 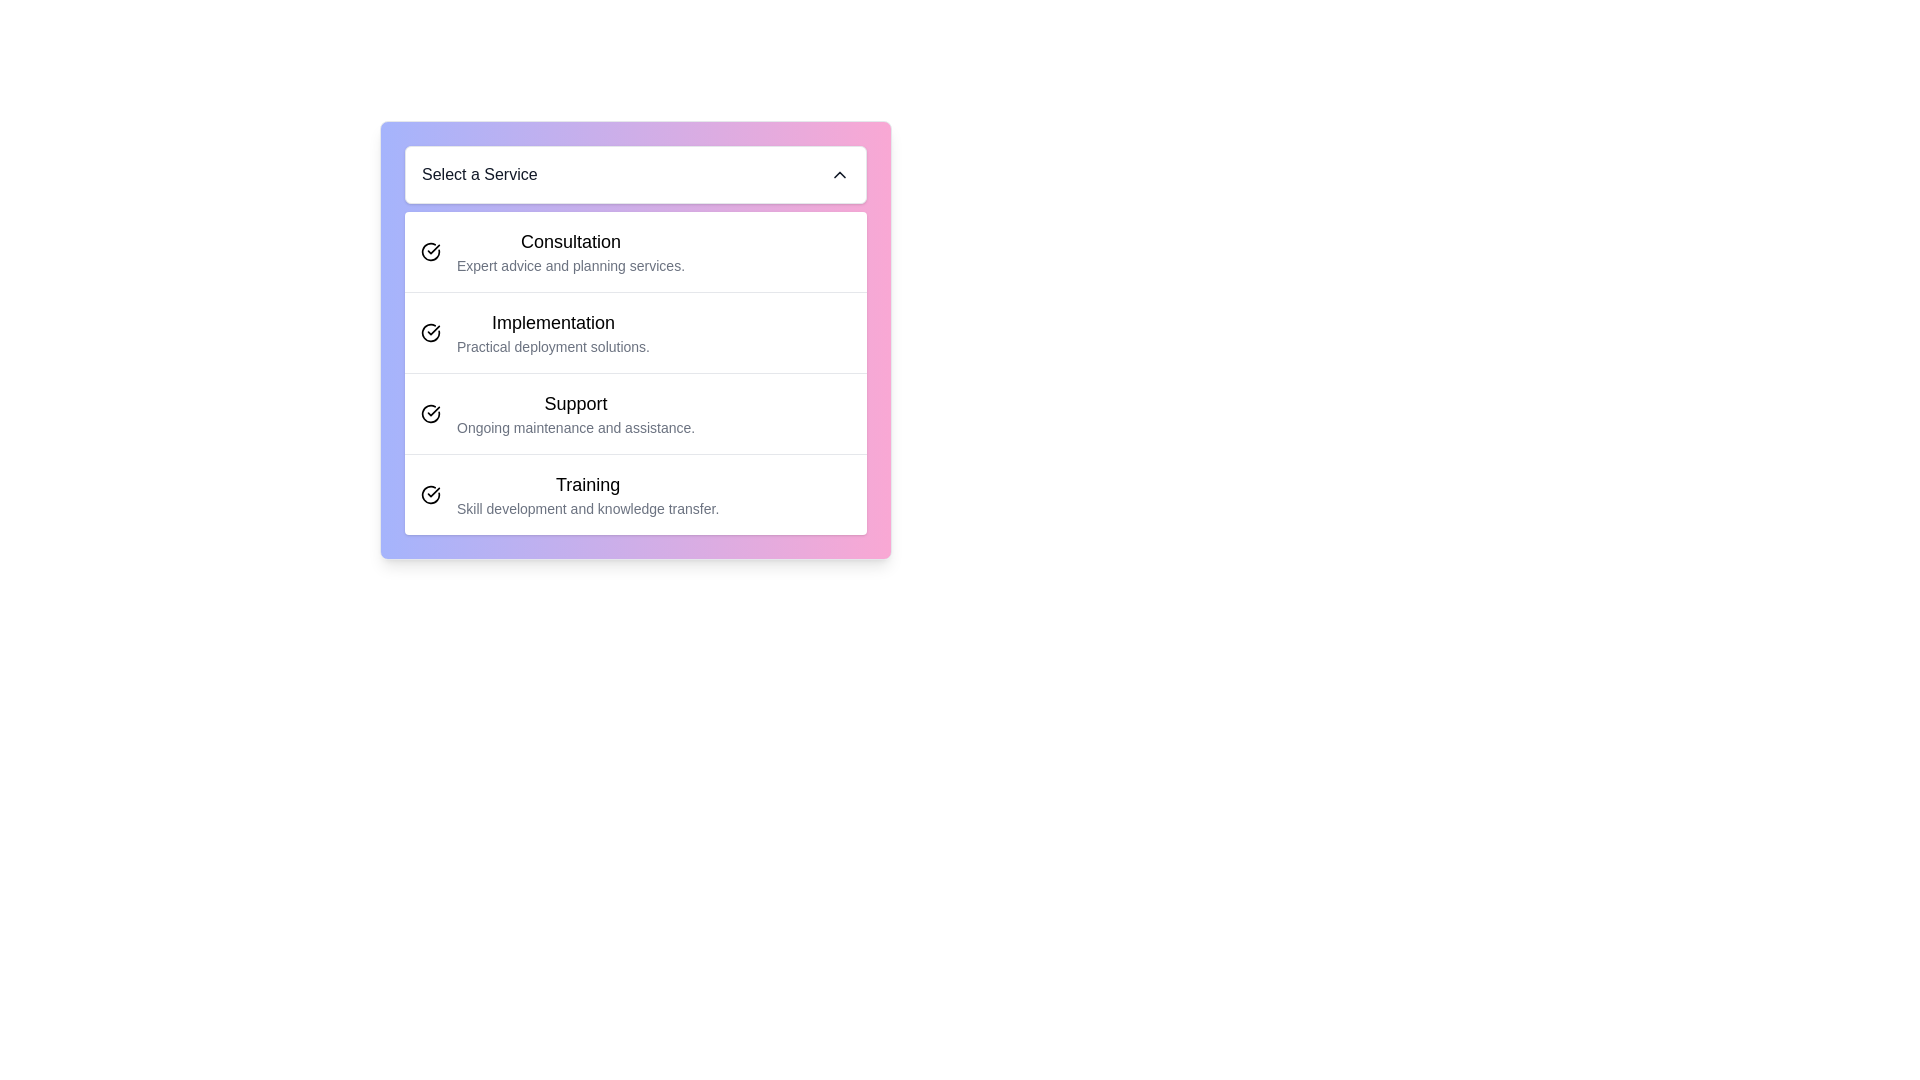 What do you see at coordinates (634, 250) in the screenshot?
I see `to select the 'Consultation' service option, which is the first item in the vertical list inside the 'Select a Service' panel` at bounding box center [634, 250].